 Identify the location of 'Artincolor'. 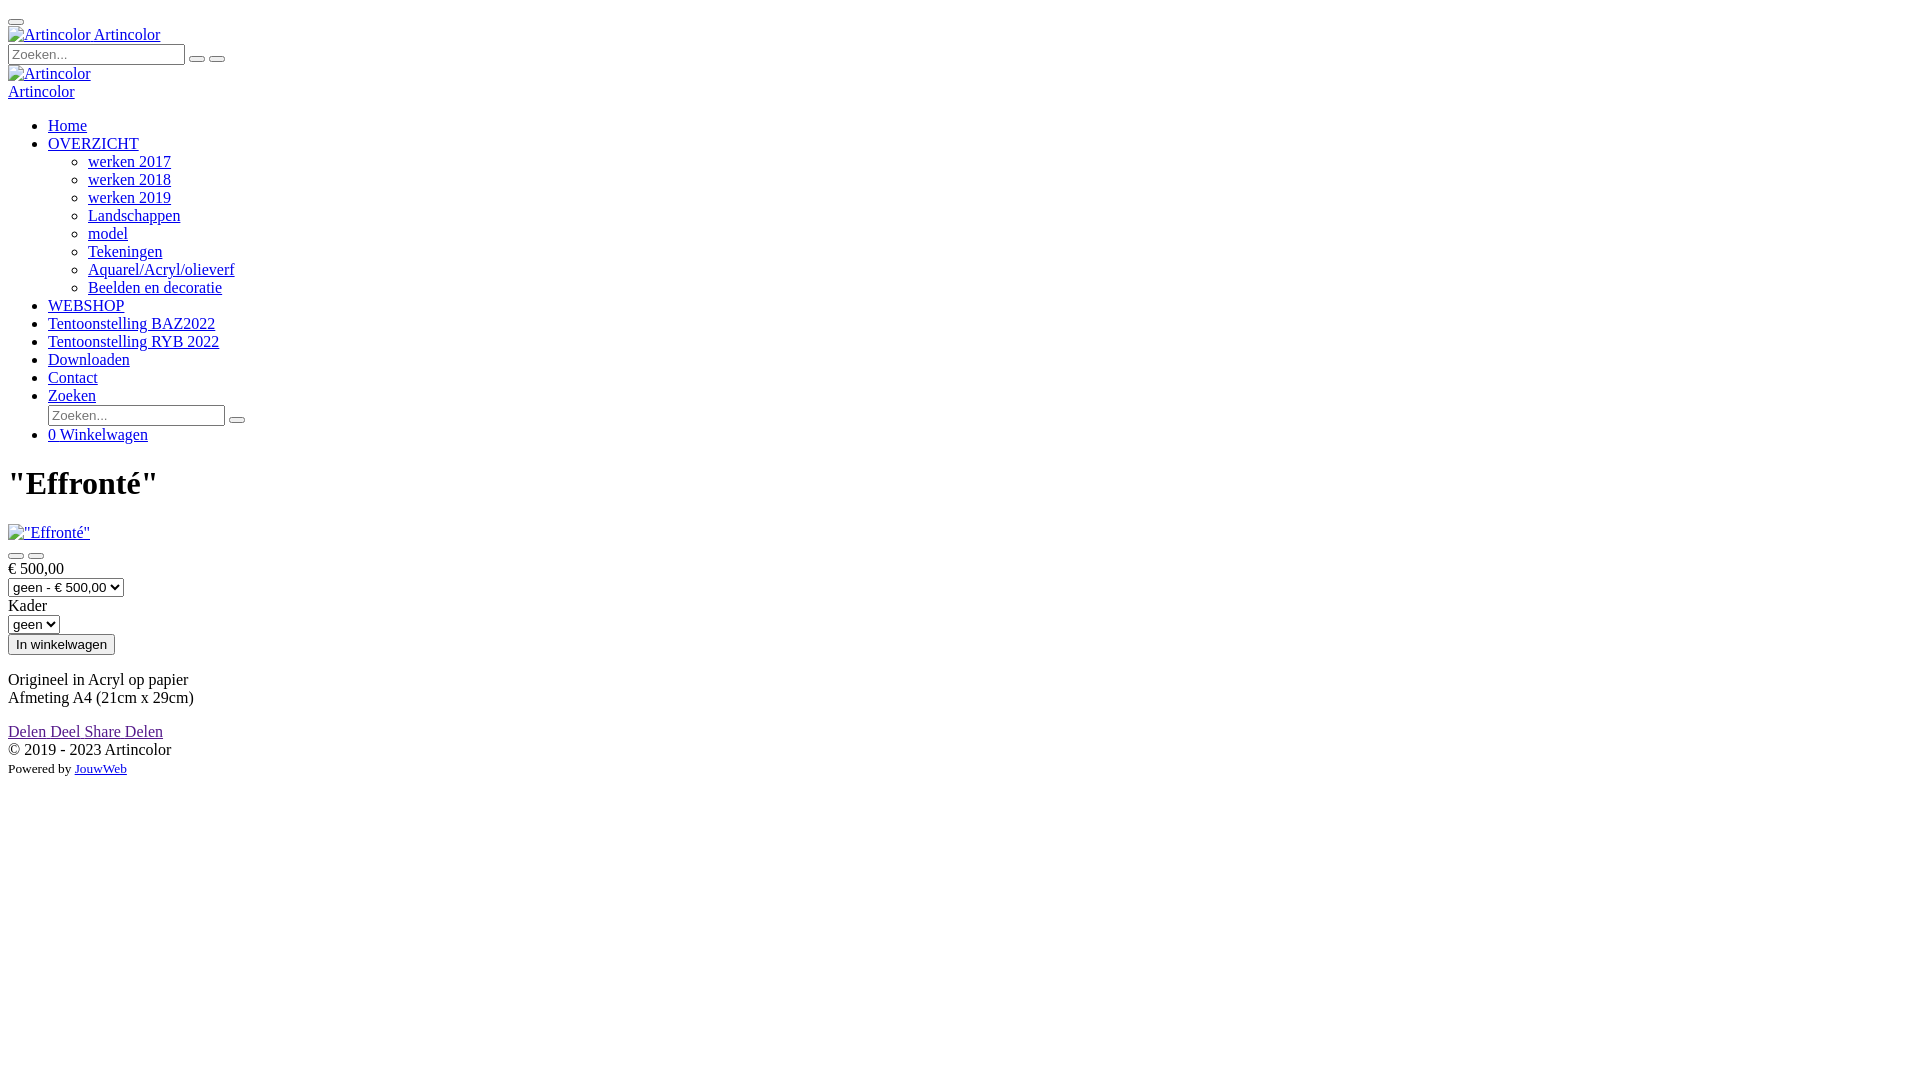
(8, 72).